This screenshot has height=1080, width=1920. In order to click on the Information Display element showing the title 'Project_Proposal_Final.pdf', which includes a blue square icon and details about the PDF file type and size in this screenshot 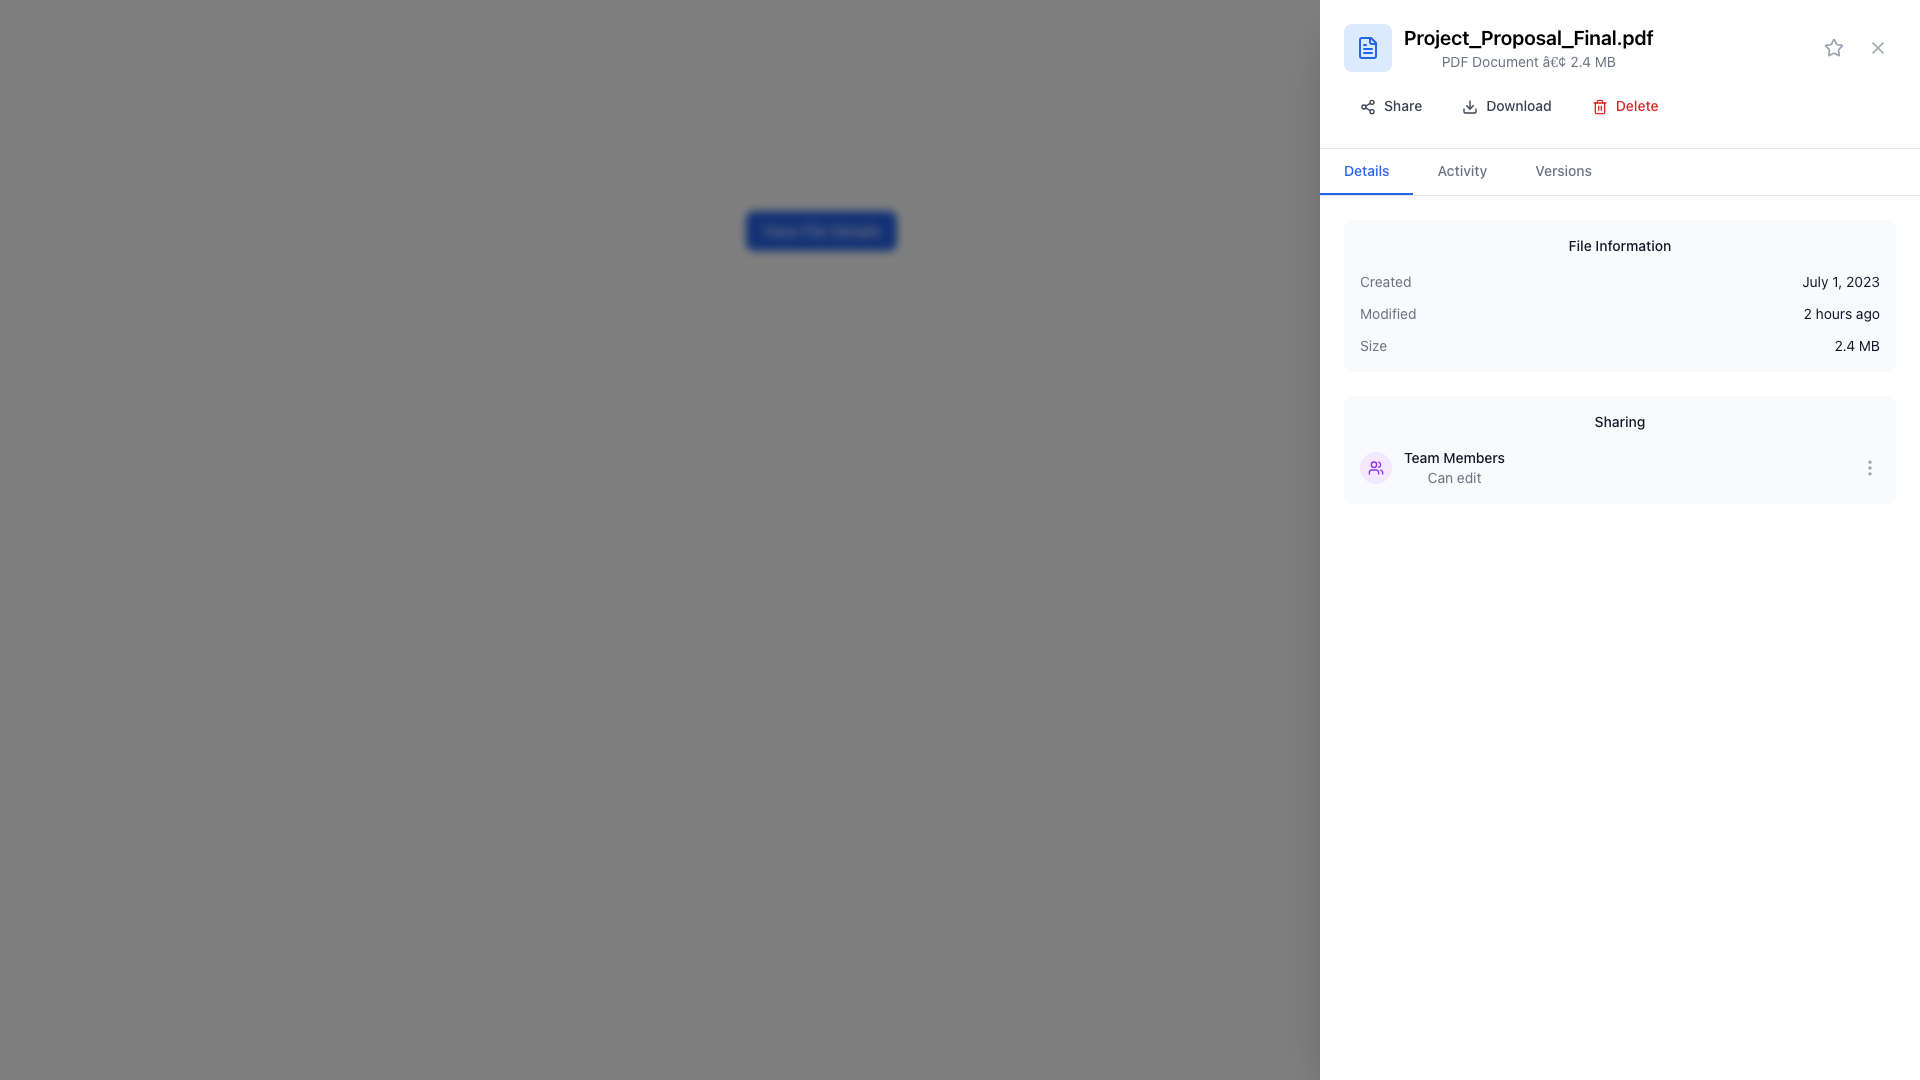, I will do `click(1620, 46)`.